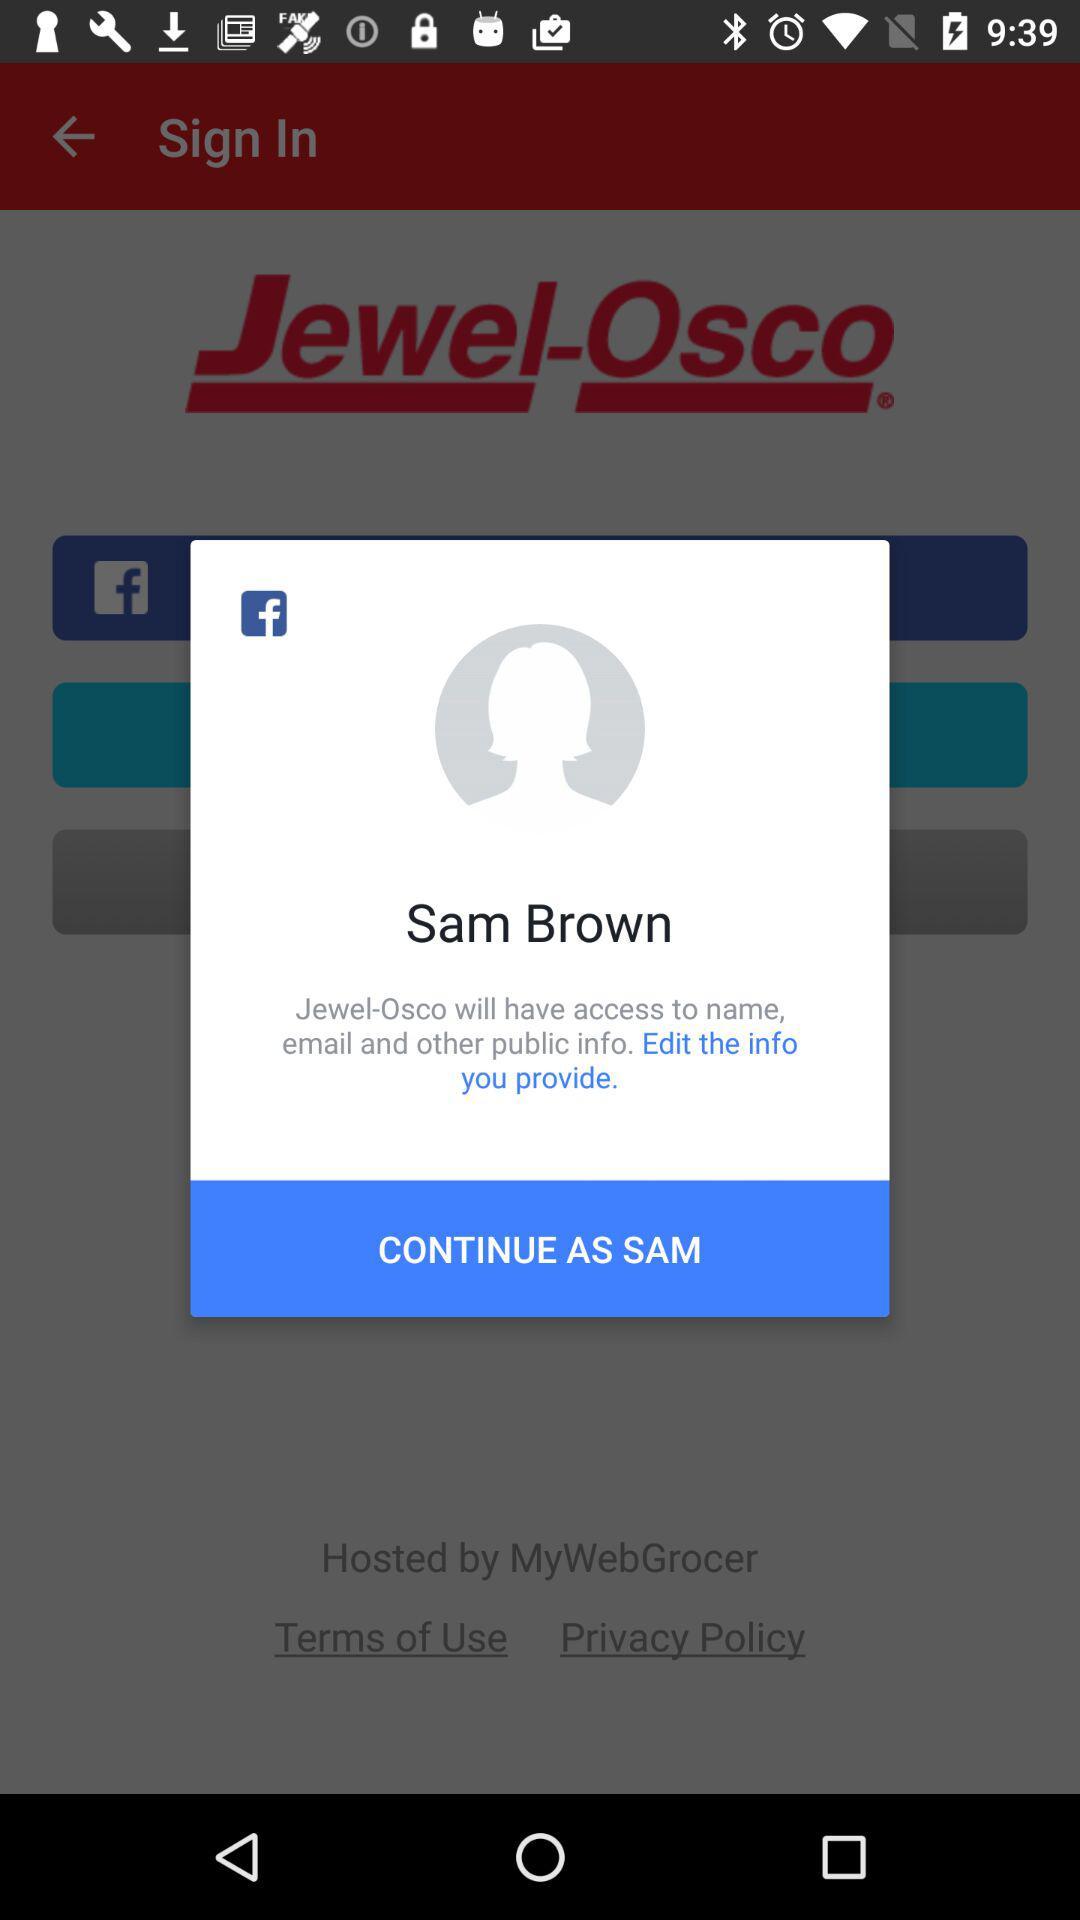 The width and height of the screenshot is (1080, 1920). I want to click on item below the sam brown icon, so click(540, 1041).